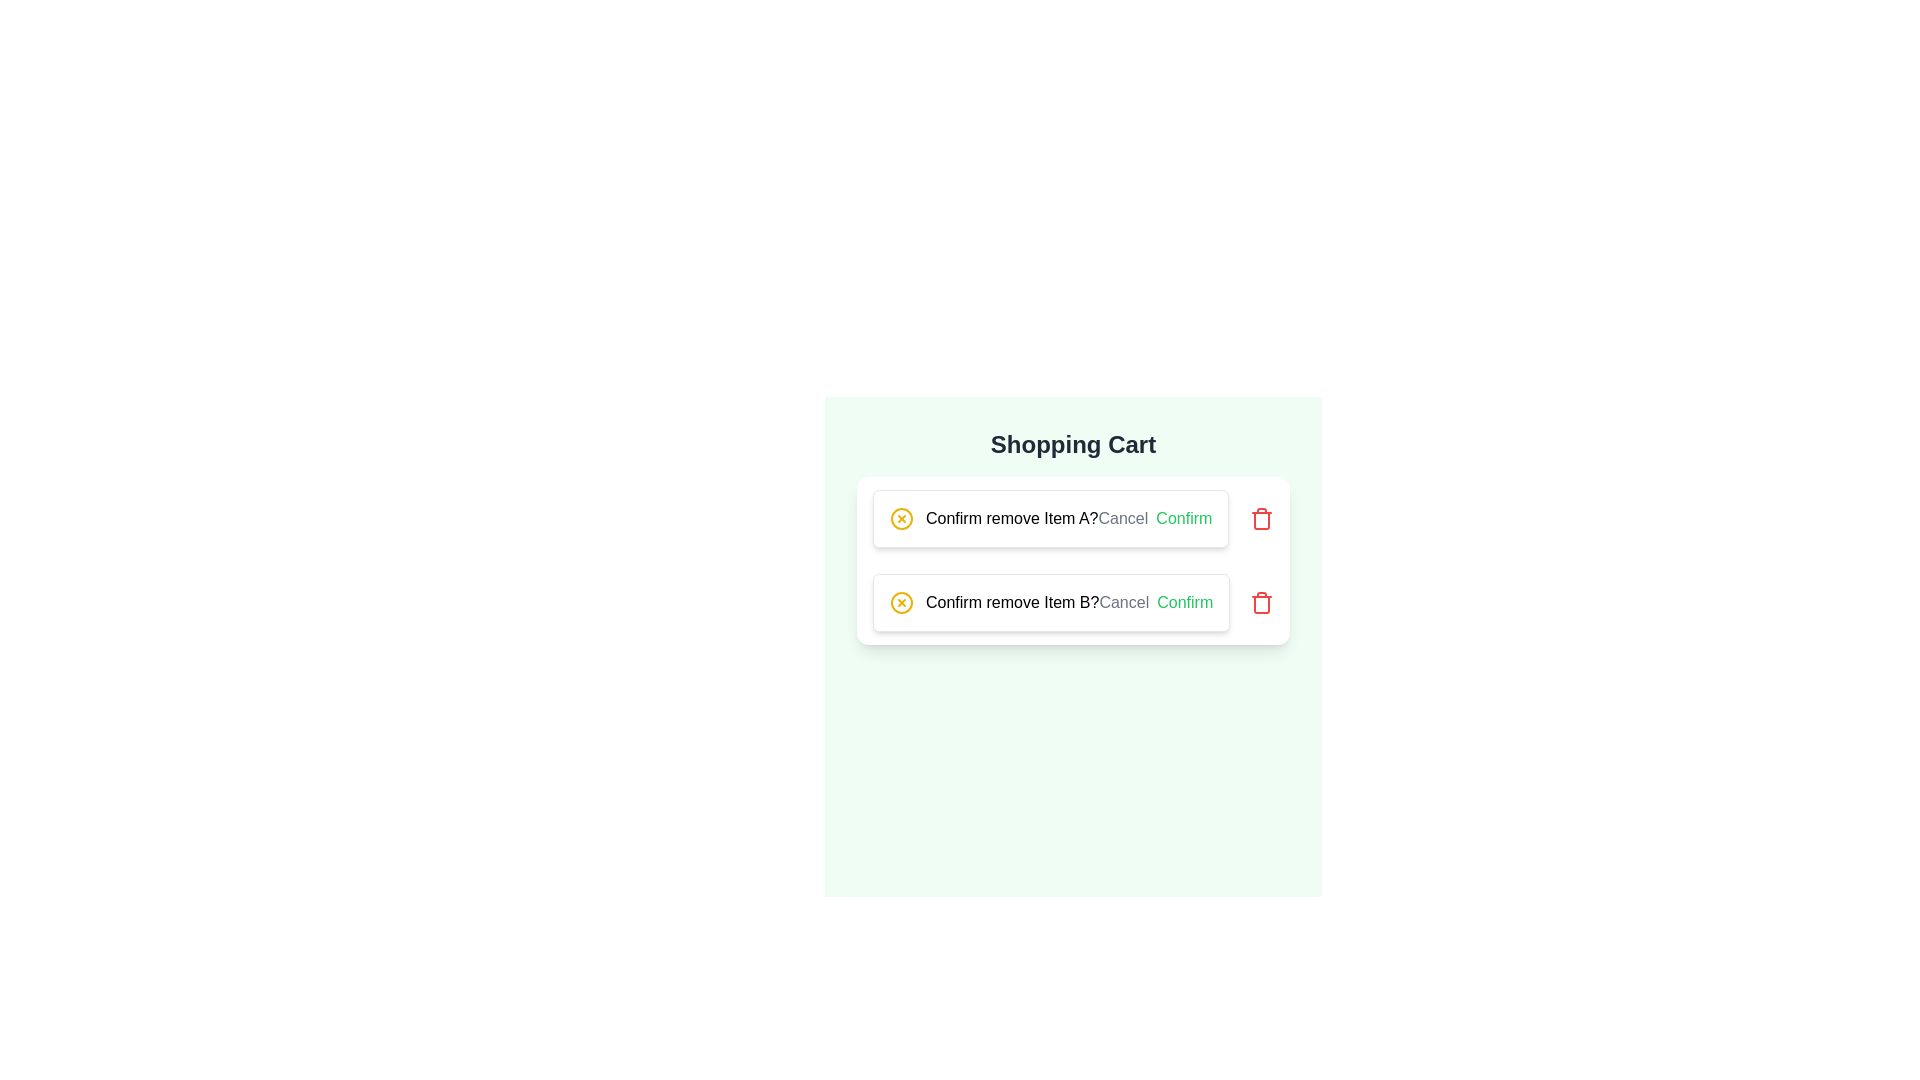  Describe the element at coordinates (899, 531) in the screenshot. I see `the price text label for 'Item A' in the shopping cart interface` at that location.